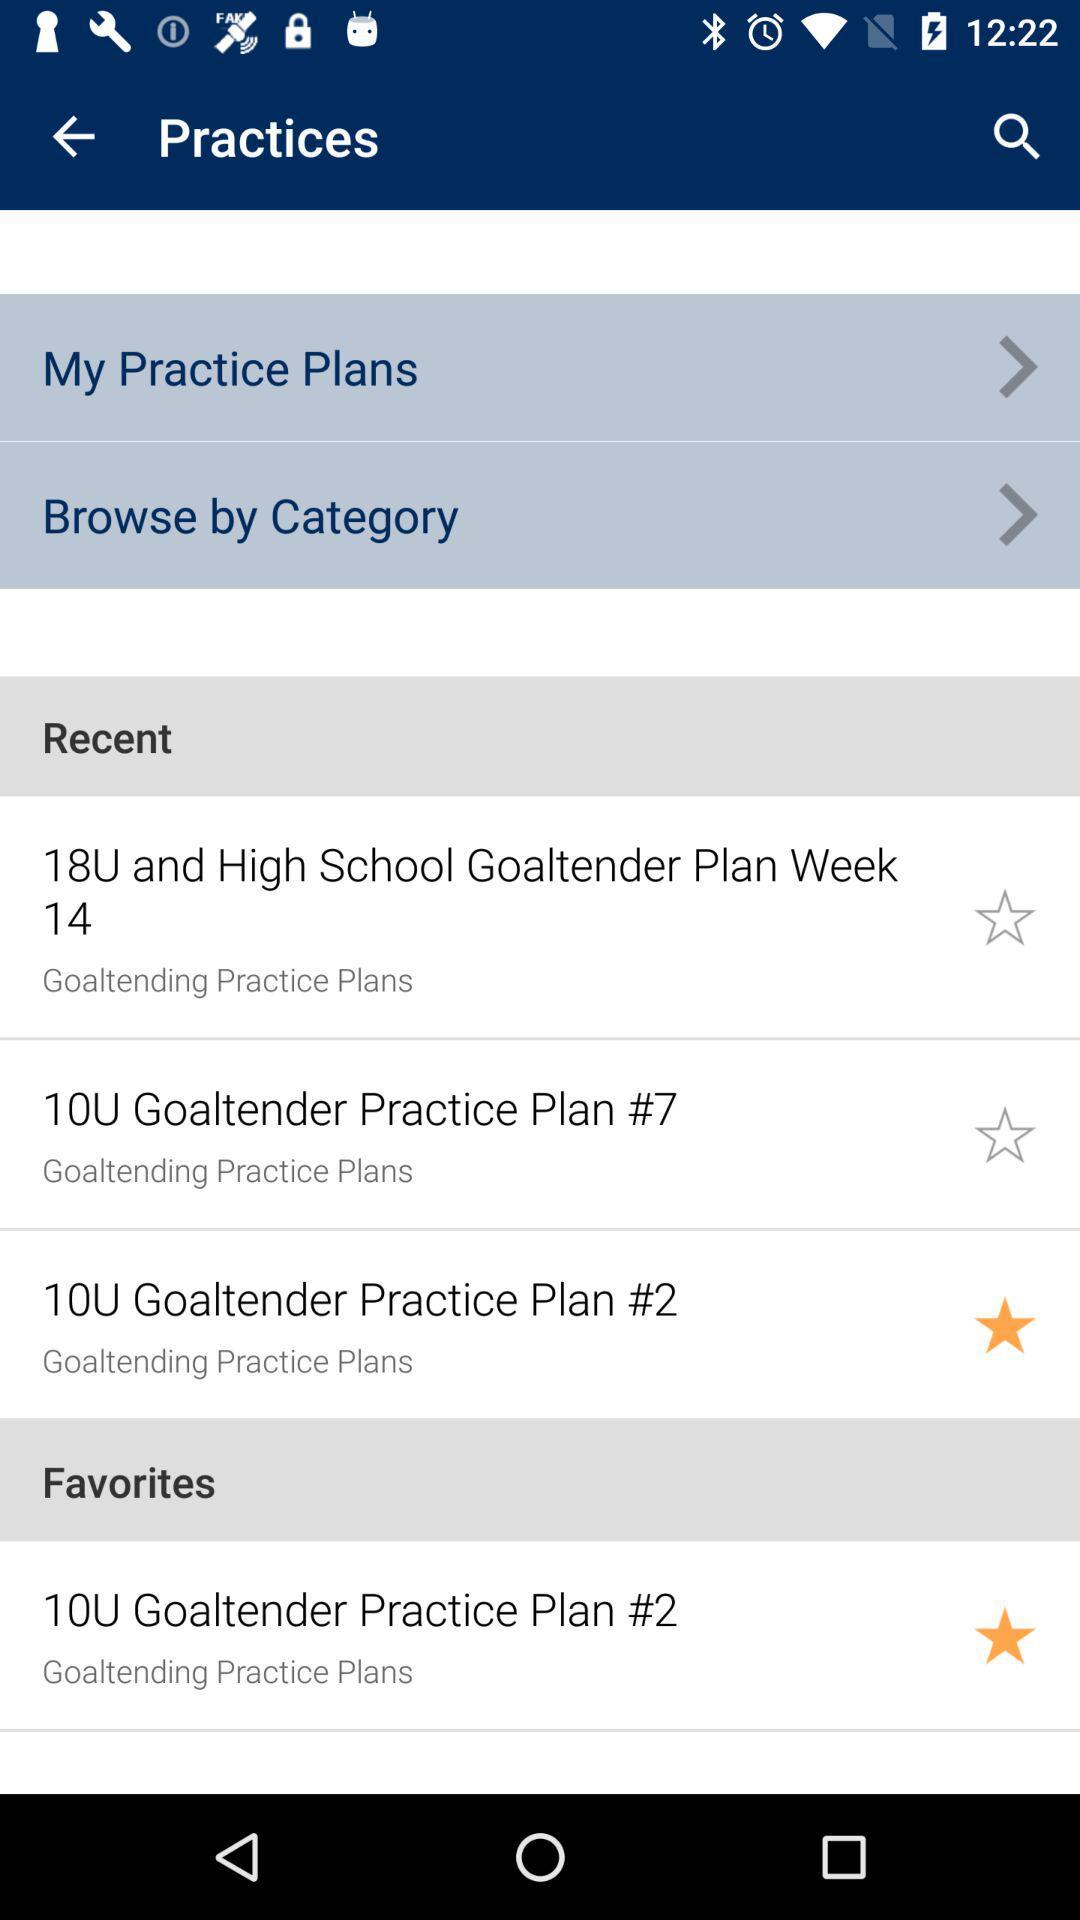 Image resolution: width=1080 pixels, height=1920 pixels. Describe the element at coordinates (495, 889) in the screenshot. I see `18u and high` at that location.